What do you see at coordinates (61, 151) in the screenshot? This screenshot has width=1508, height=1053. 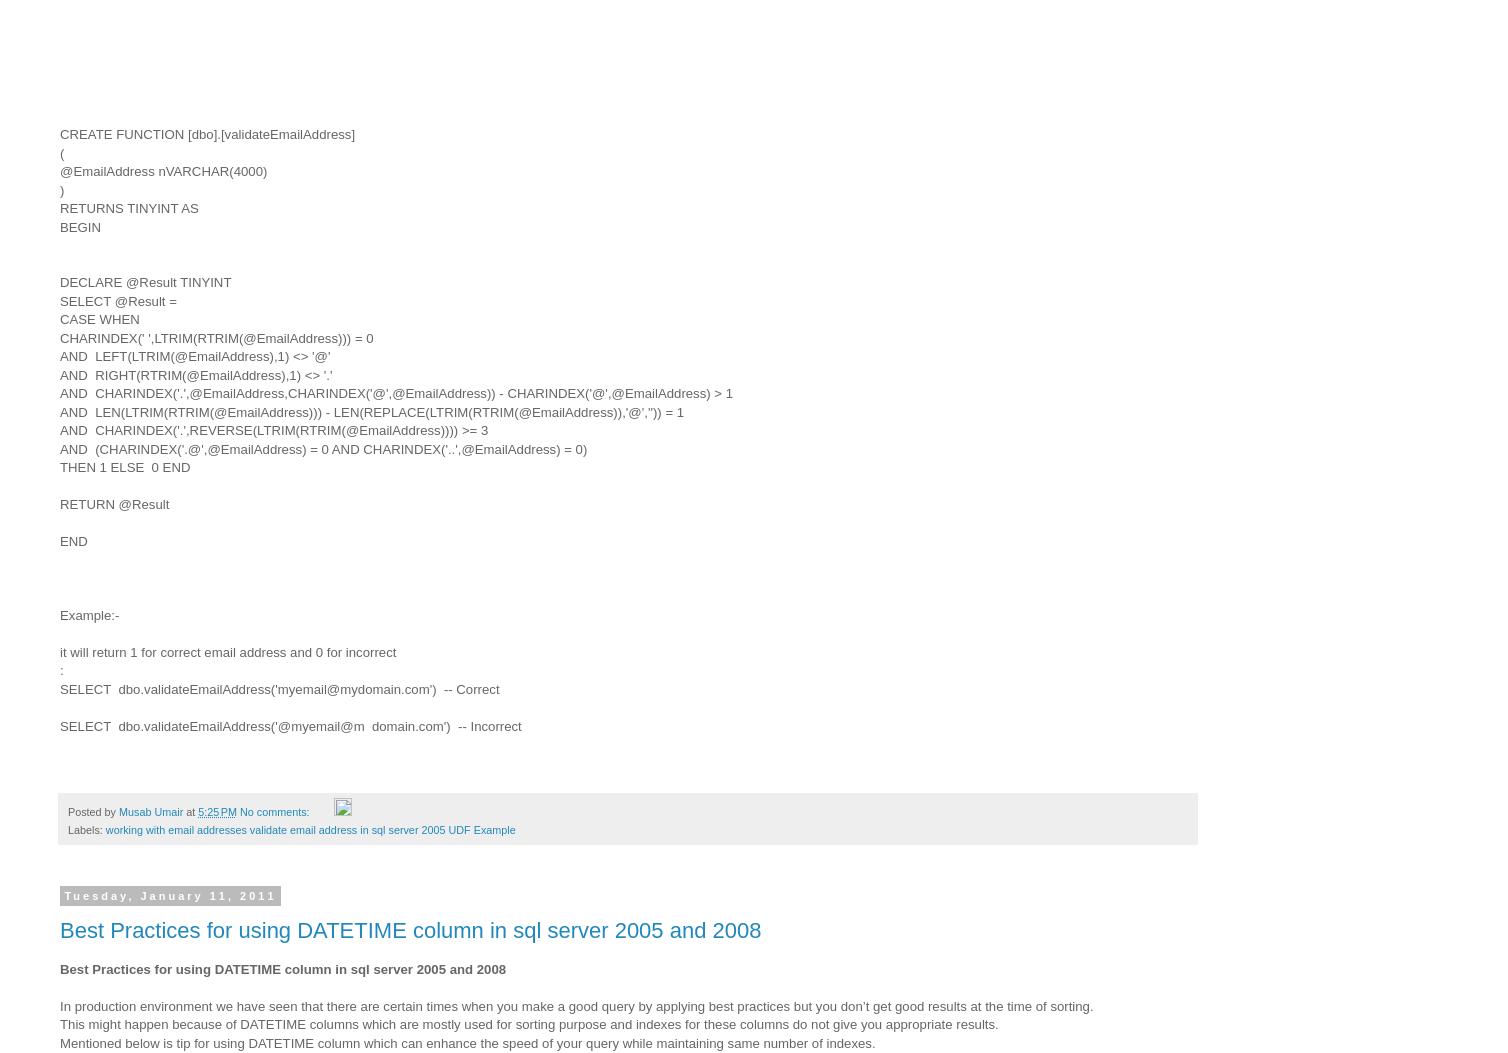 I see `'('` at bounding box center [61, 151].